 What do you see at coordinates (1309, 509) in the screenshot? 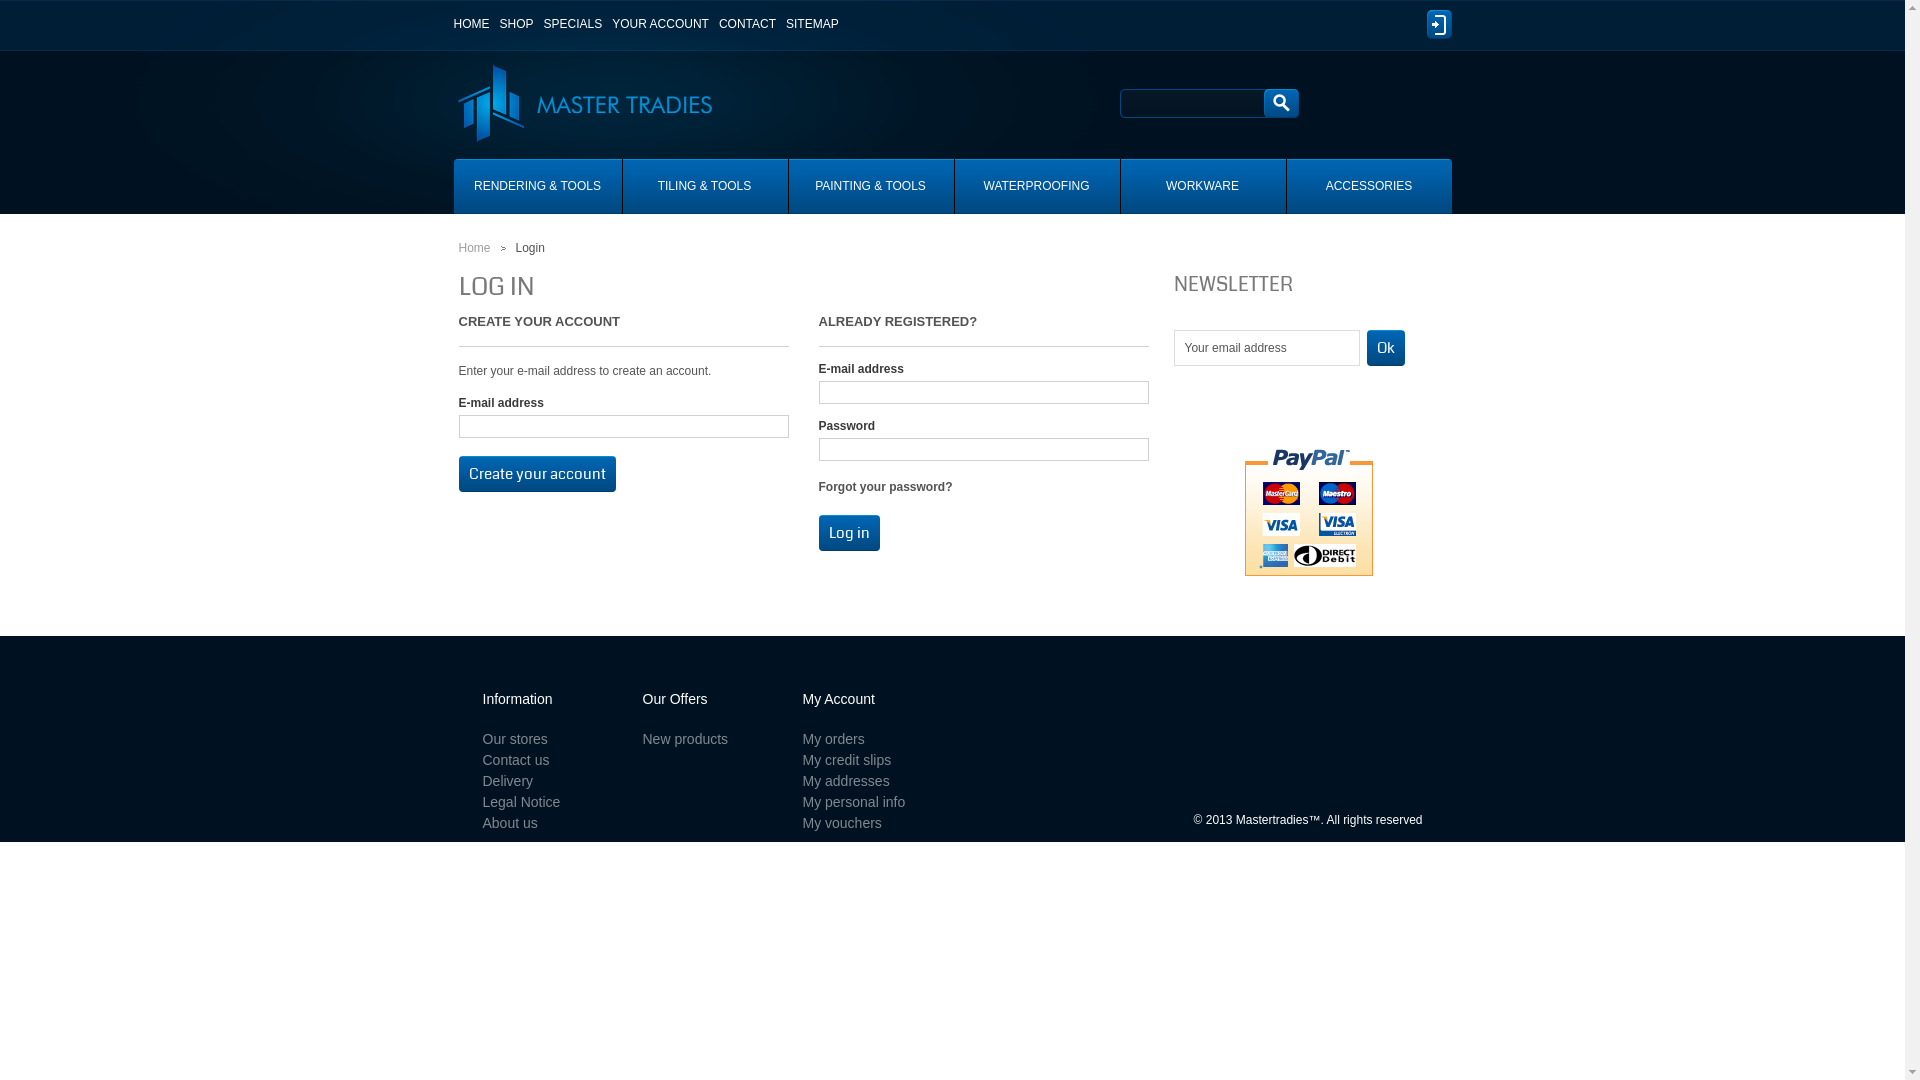
I see `'Pay with PayPal'` at bounding box center [1309, 509].